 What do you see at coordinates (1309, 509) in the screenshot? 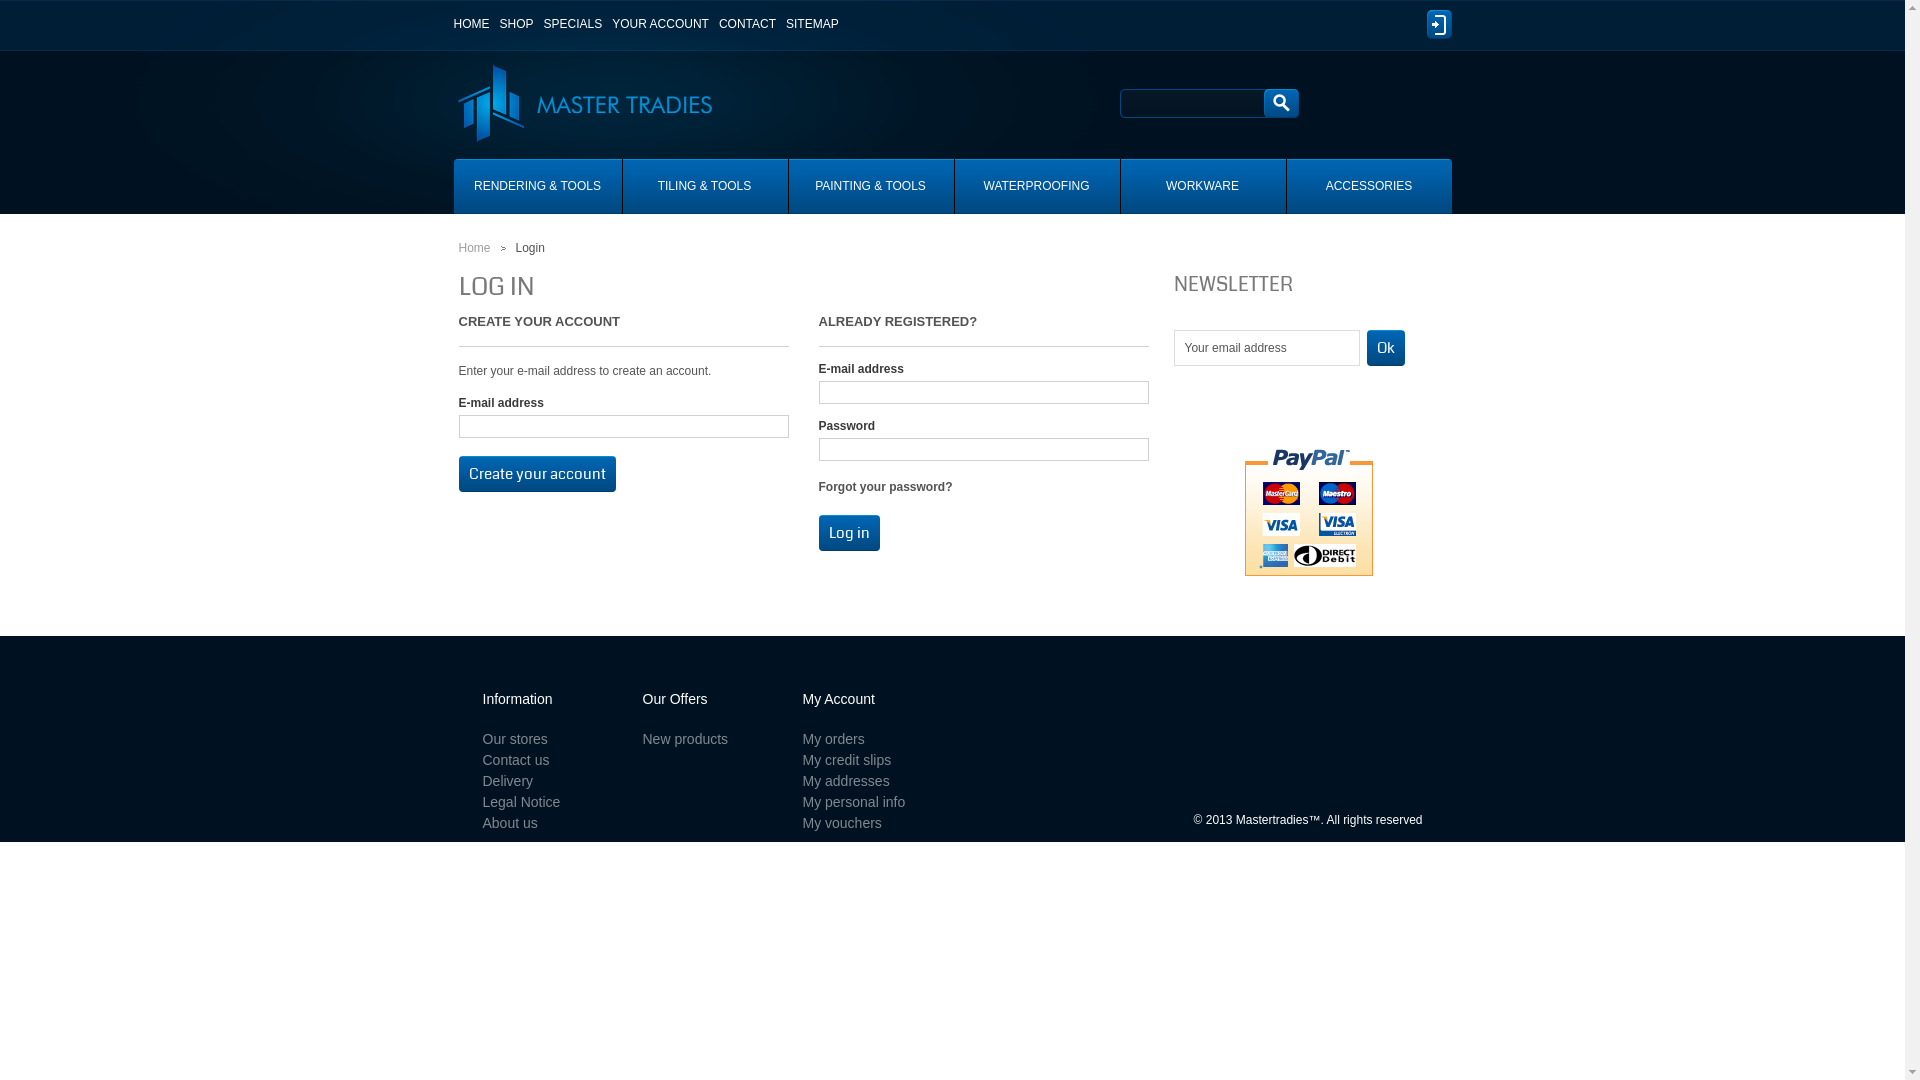
I see `'Pay with PayPal'` at bounding box center [1309, 509].